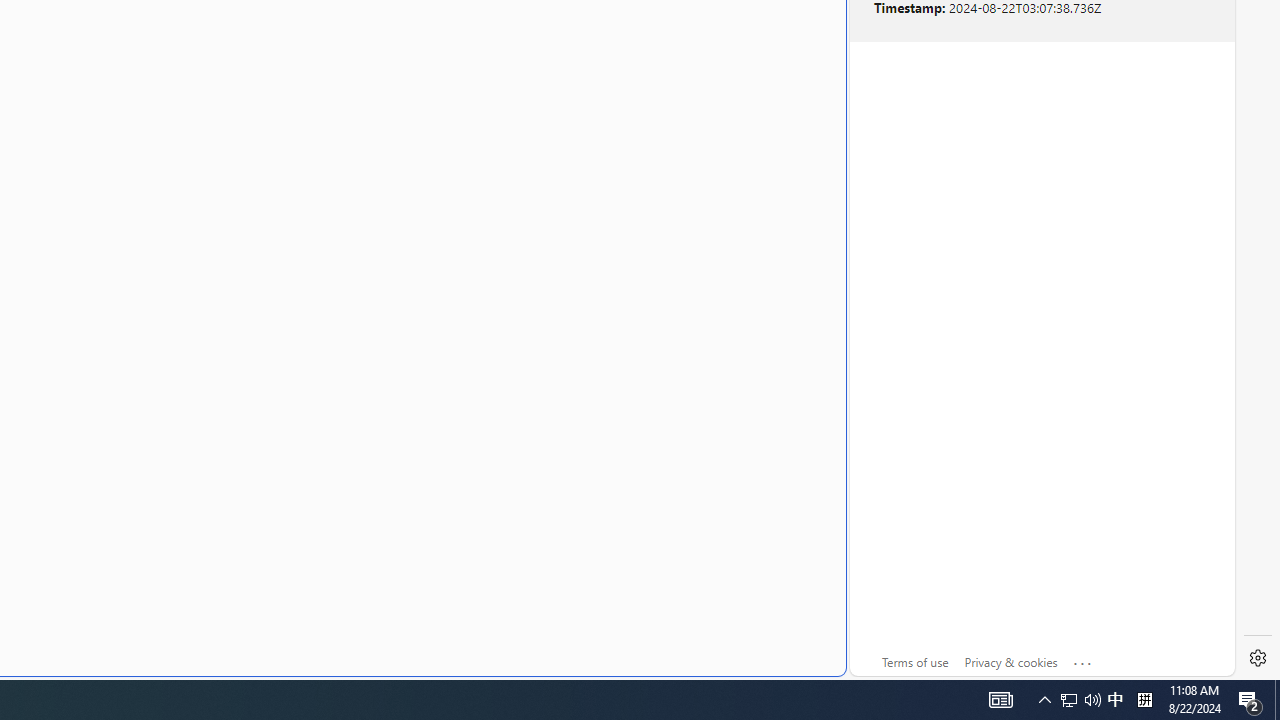 The width and height of the screenshot is (1280, 720). Describe the element at coordinates (914, 662) in the screenshot. I see `'Terms of use'` at that location.